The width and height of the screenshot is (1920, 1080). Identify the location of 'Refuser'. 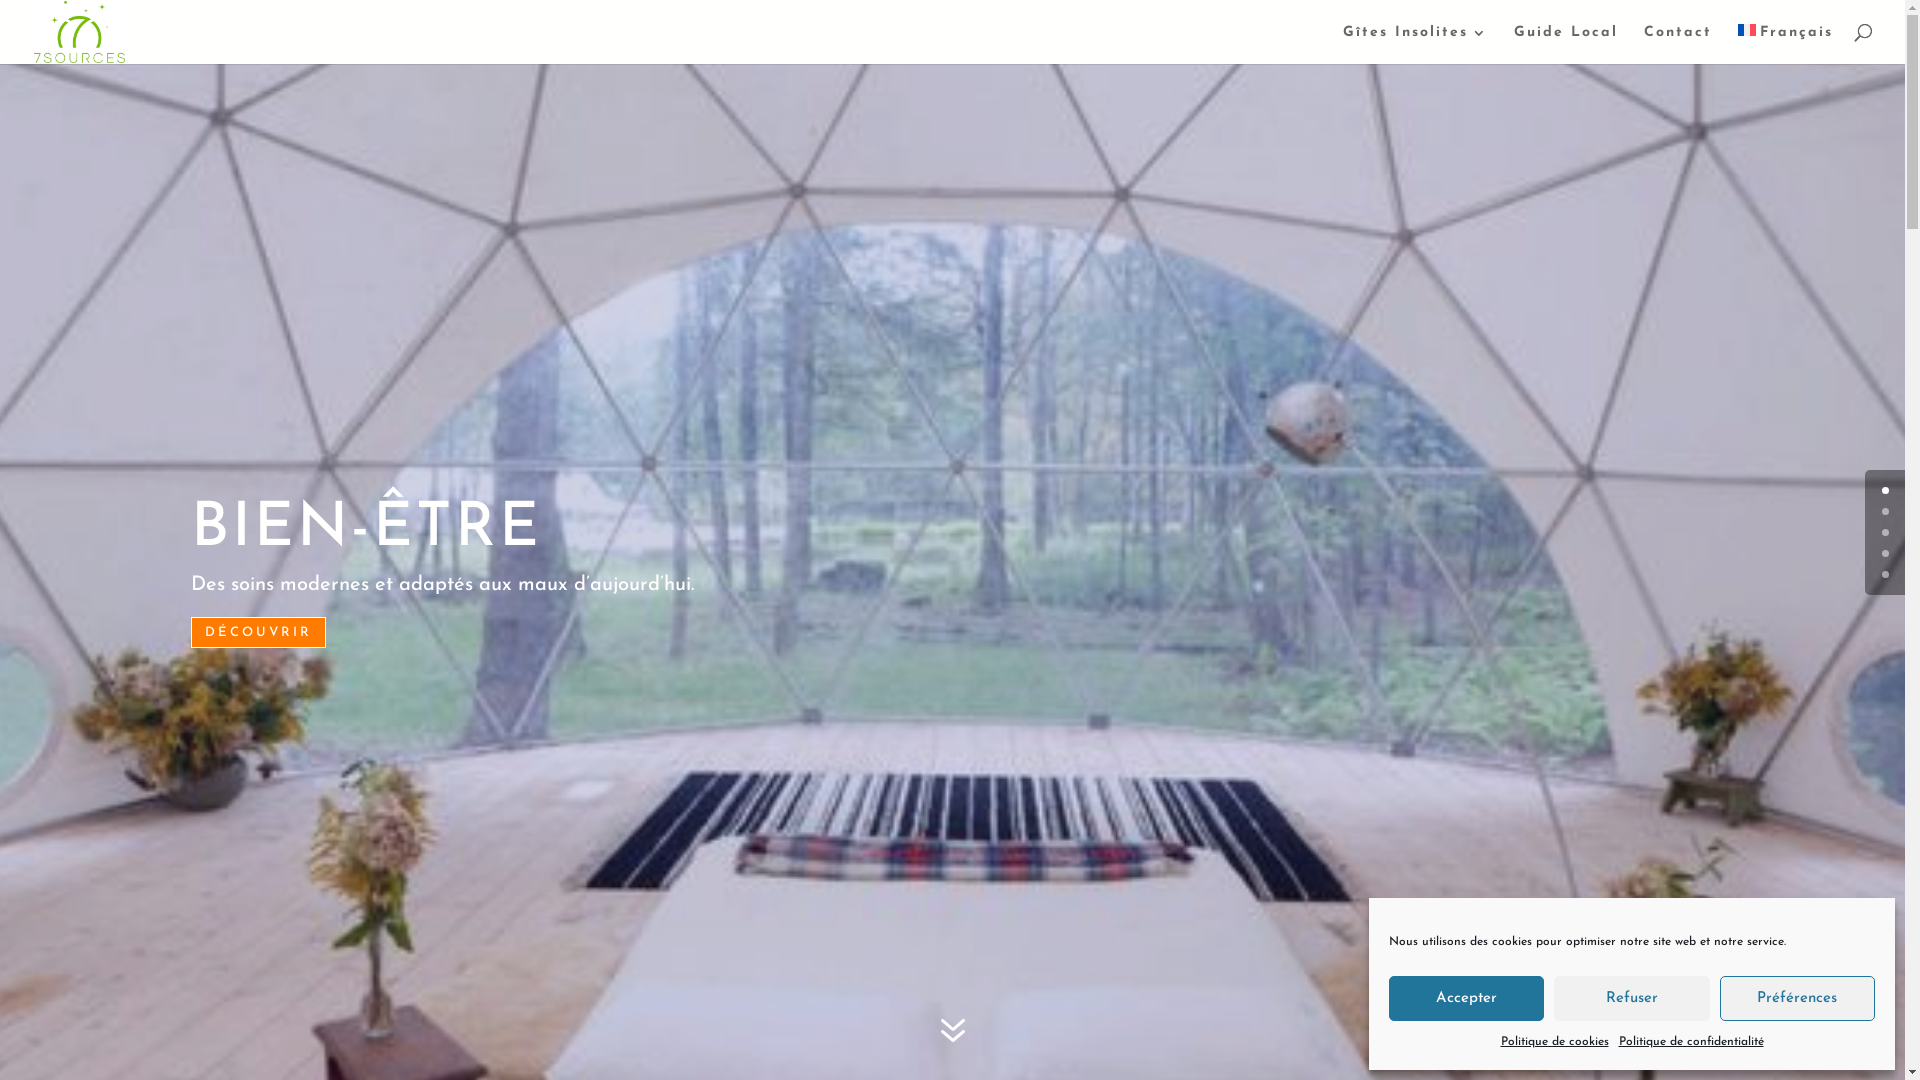
(1631, 998).